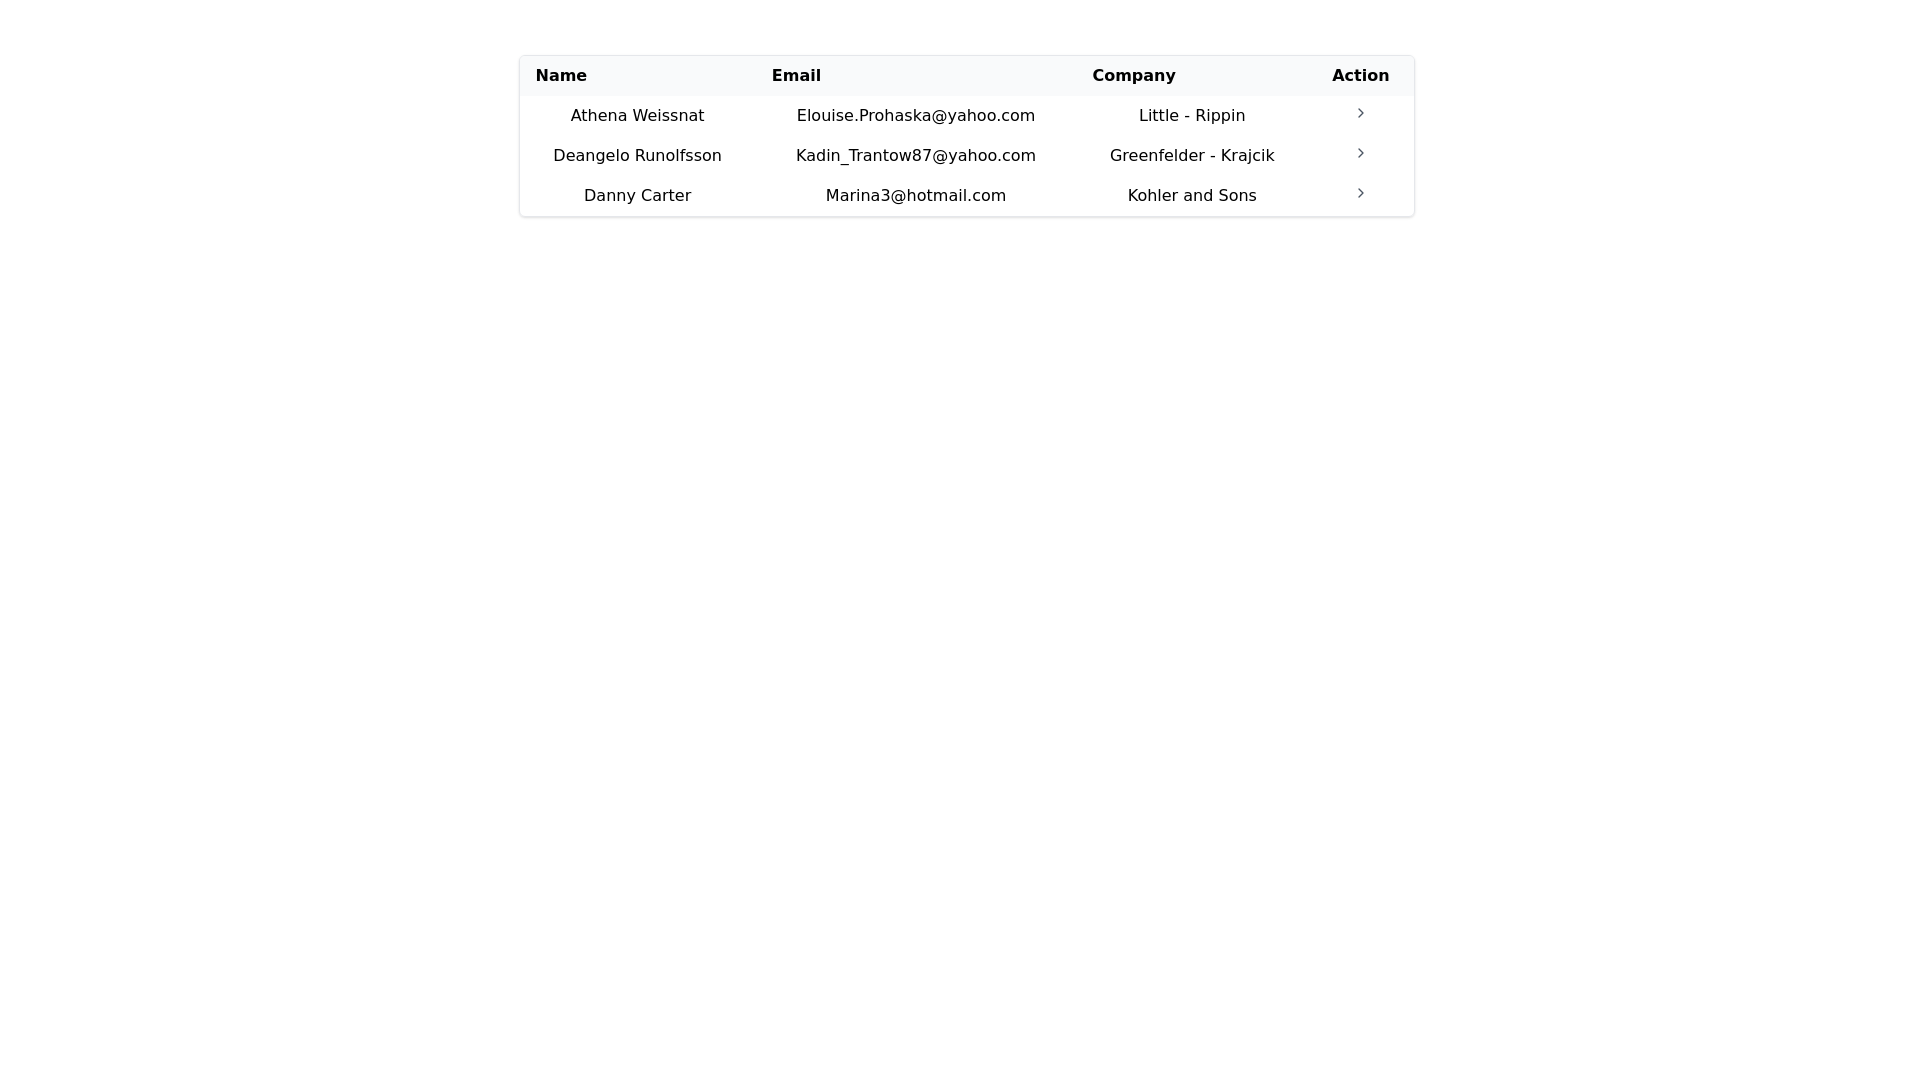 The image size is (1920, 1080). What do you see at coordinates (1192, 196) in the screenshot?
I see `the static text label displaying 'Kohler and Sons' in the 'Company' column of the last row of the table` at bounding box center [1192, 196].